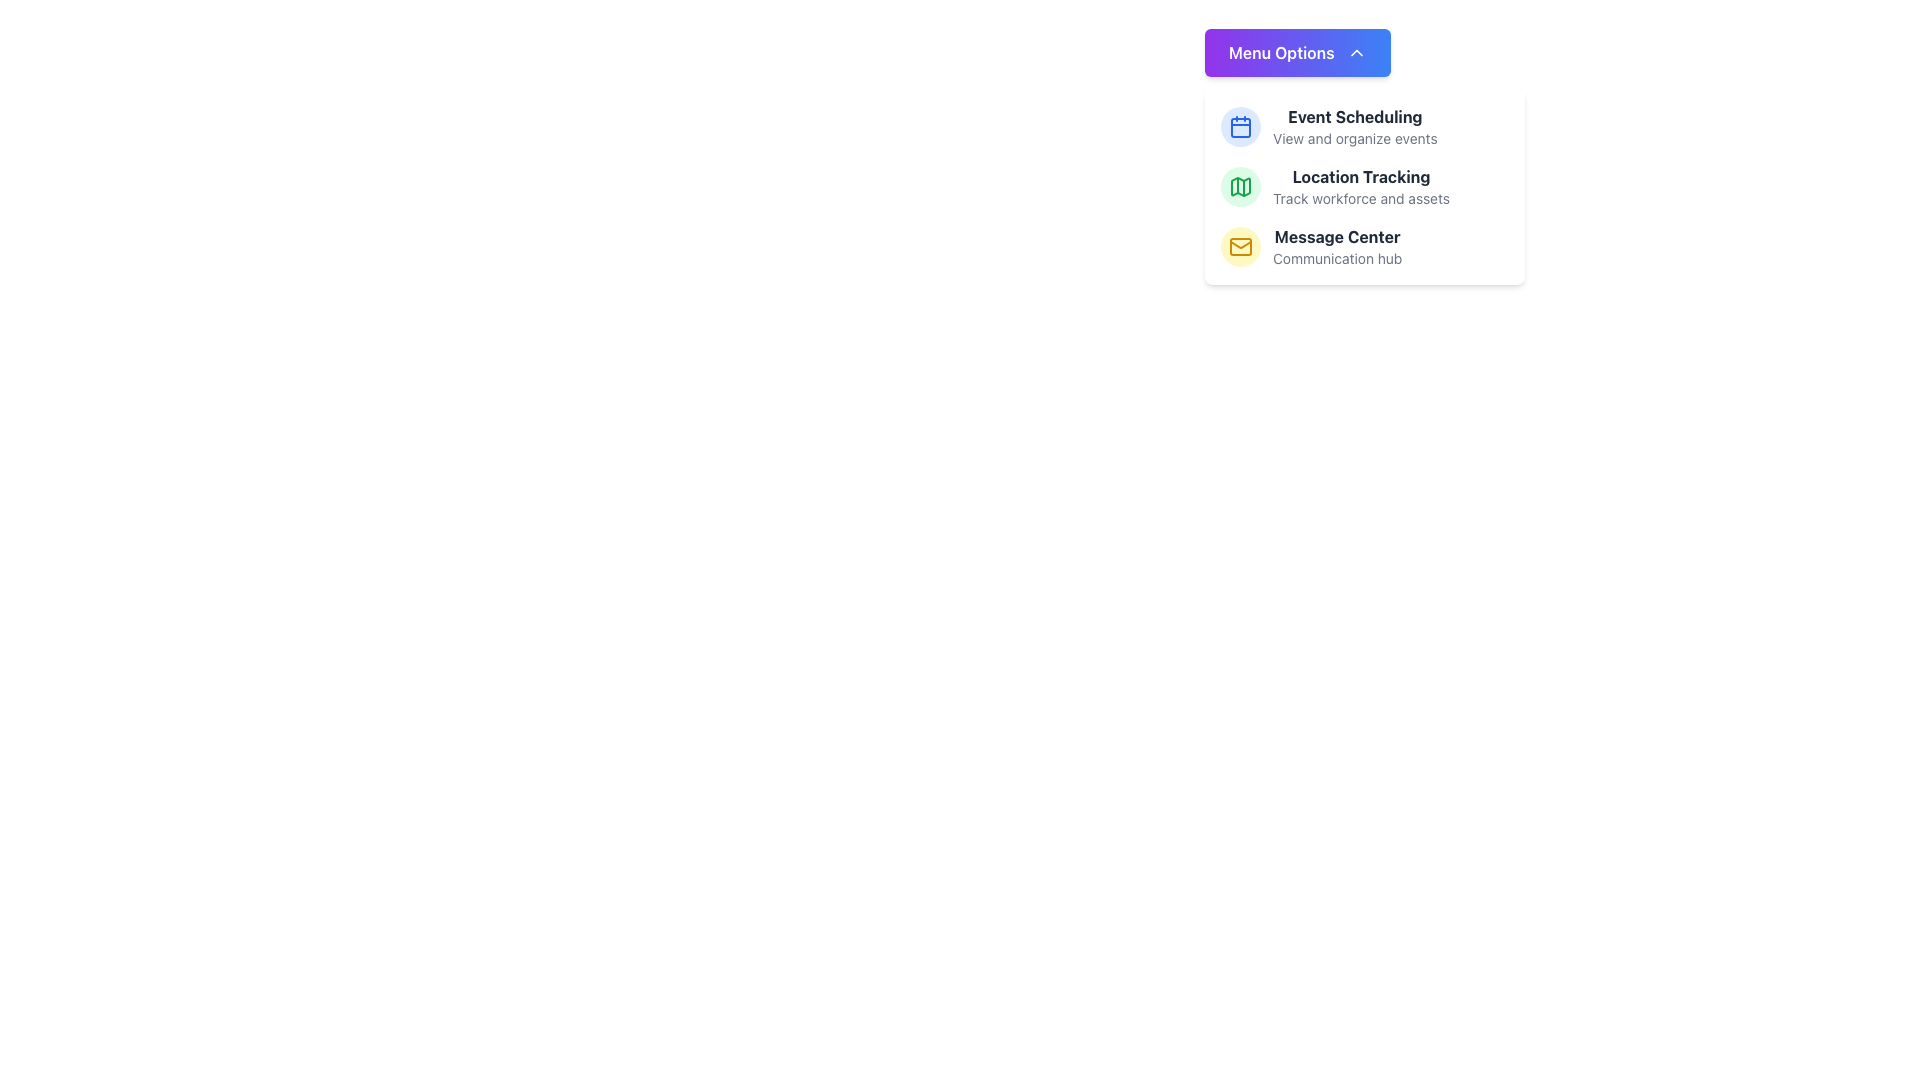 The height and width of the screenshot is (1080, 1920). Describe the element at coordinates (1363, 186) in the screenshot. I see `the 'Location Tracking' menu option, which features a green map icon and bold text` at that location.